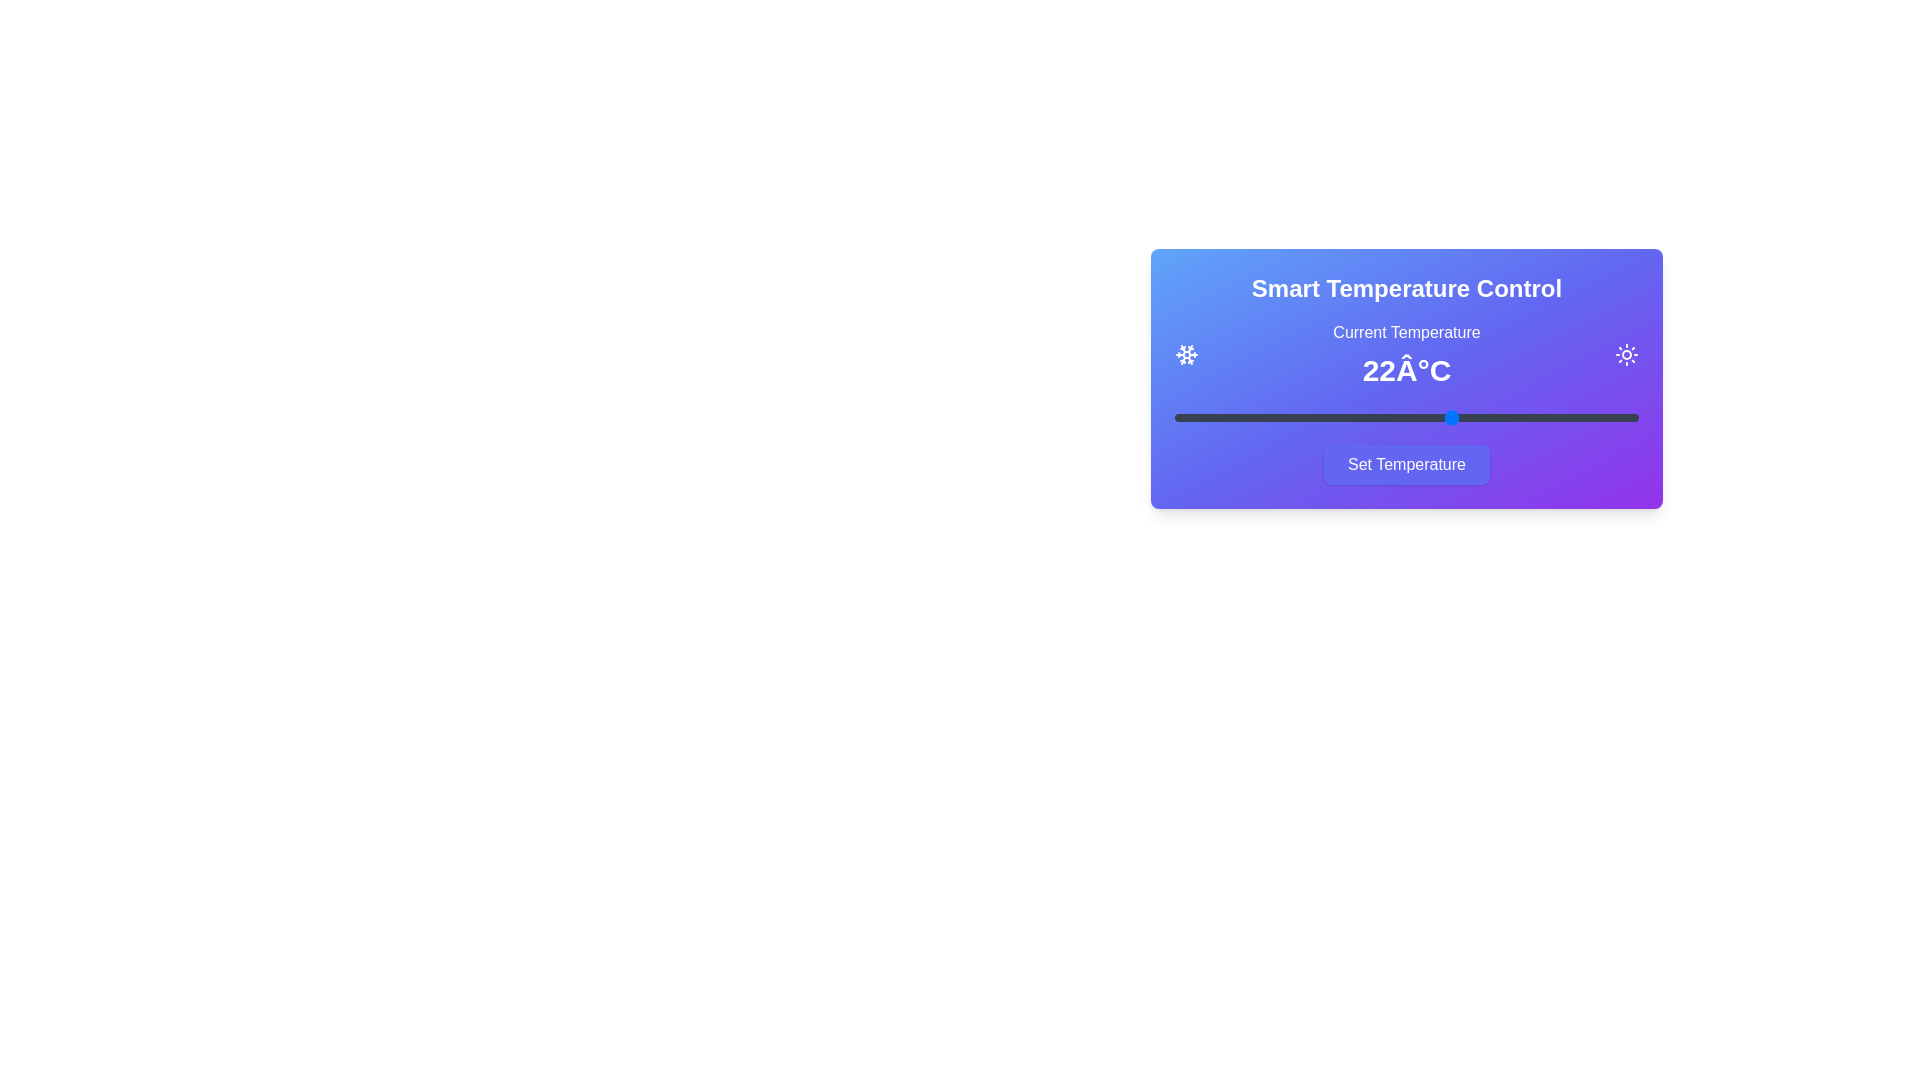  I want to click on the sun-like icon, which visually represents sunny conditions, located at the rightmost side of the 'Current Temperature' section, so click(1627, 353).